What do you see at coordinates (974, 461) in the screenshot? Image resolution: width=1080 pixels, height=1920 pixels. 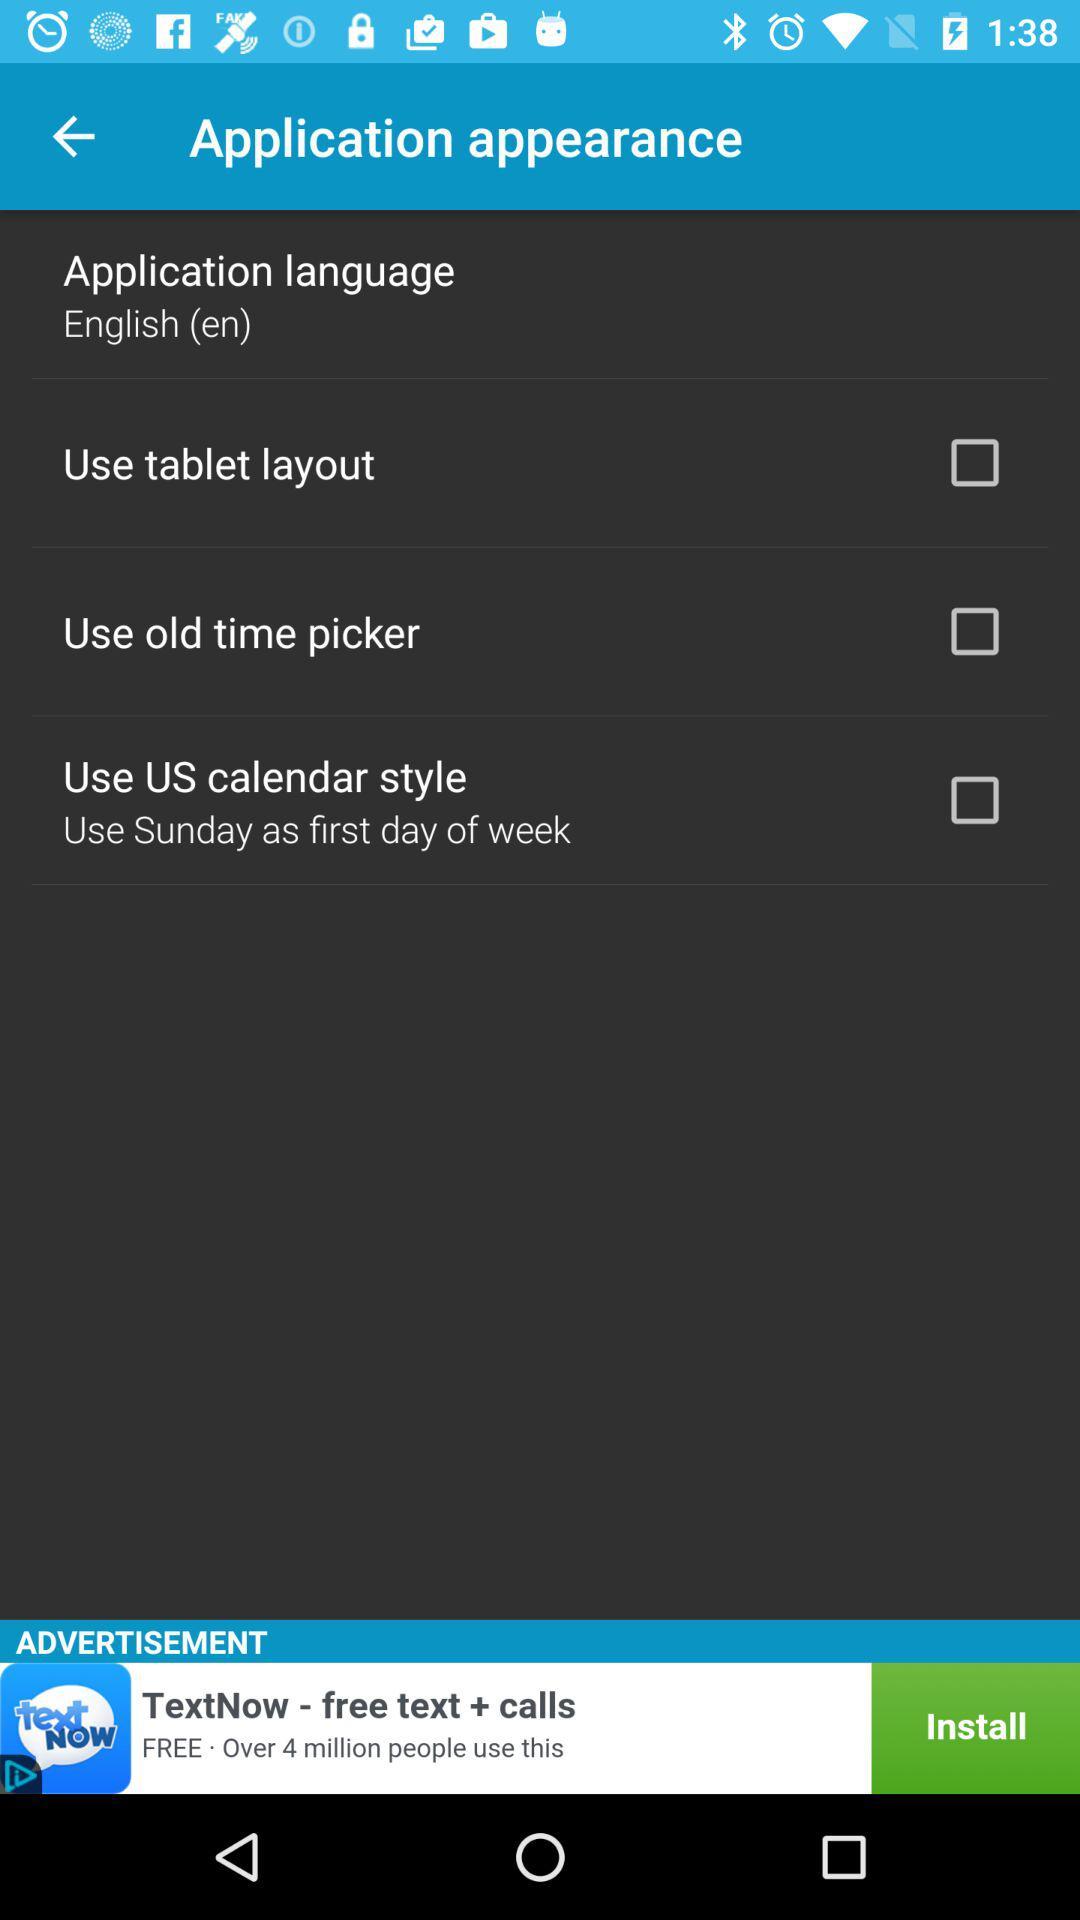 I see `the item to the right of the use tablet layout` at bounding box center [974, 461].